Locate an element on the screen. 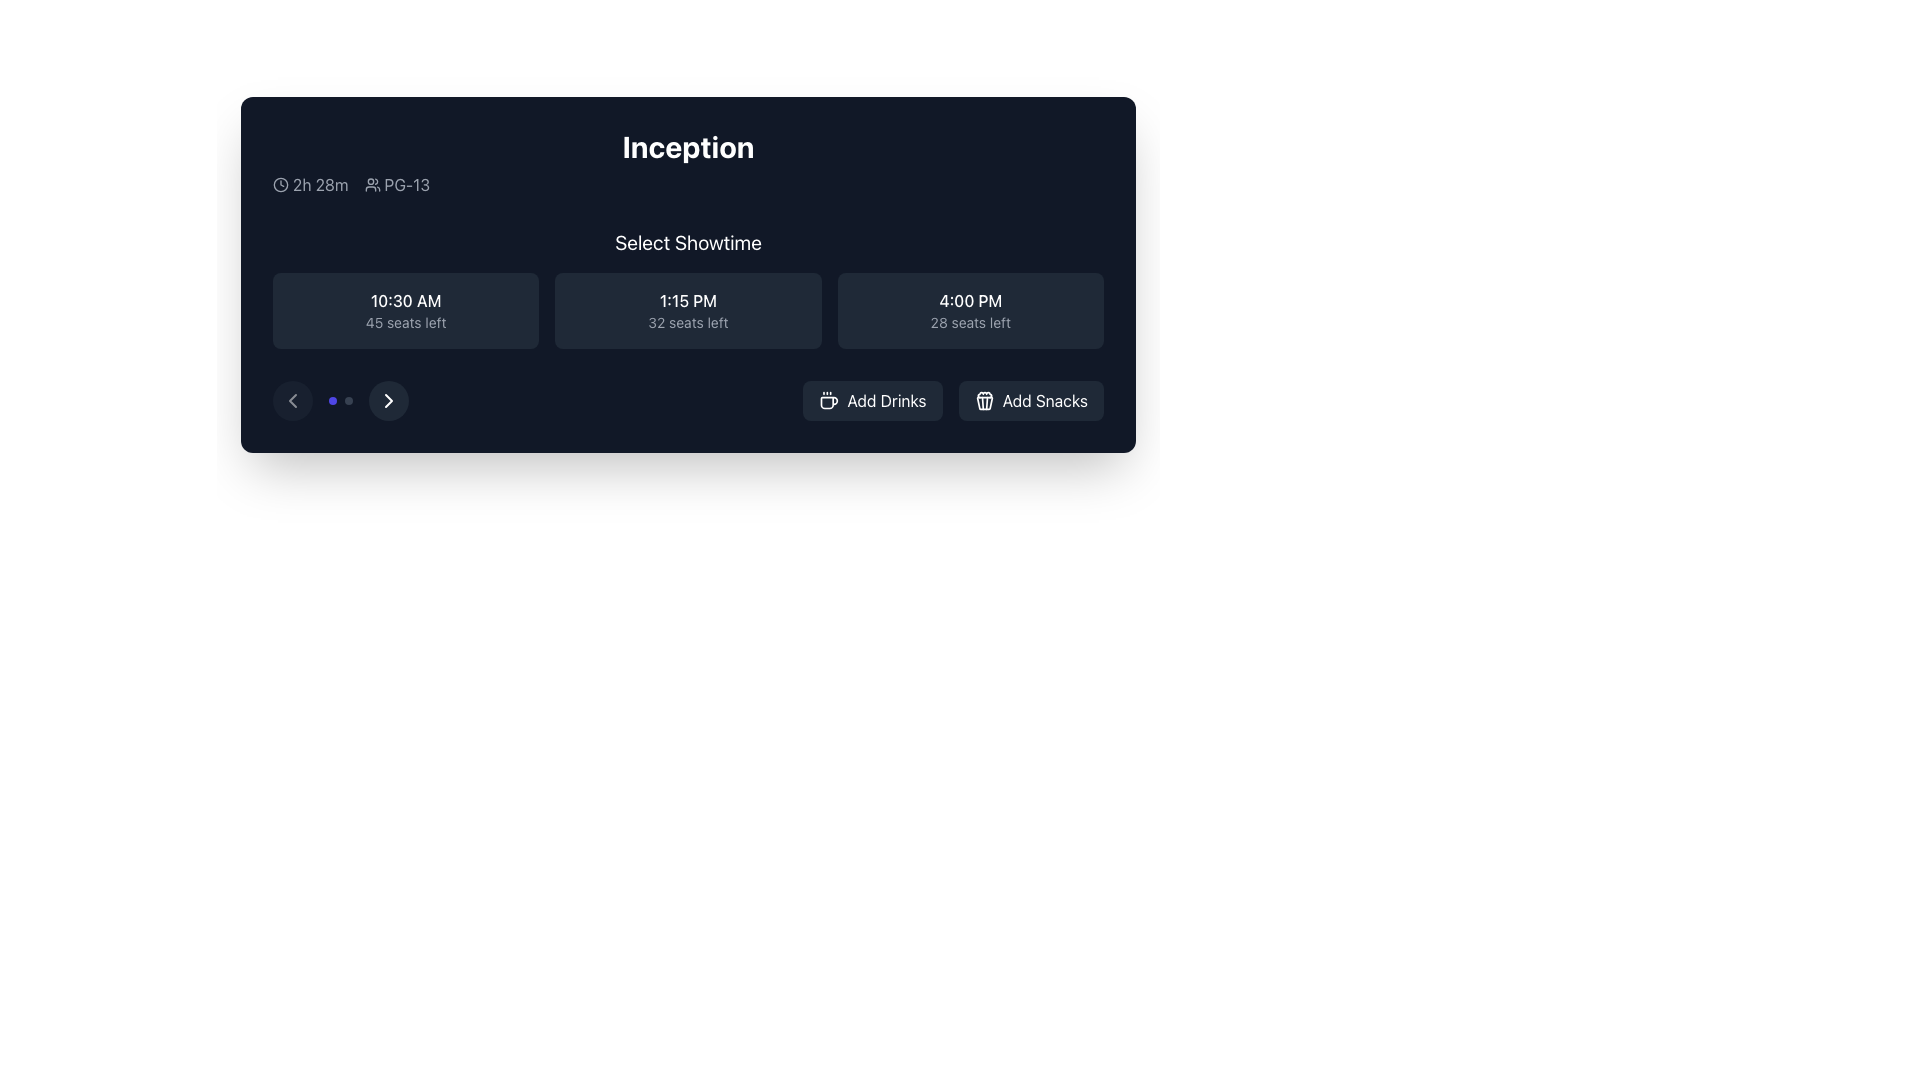 Image resolution: width=1920 pixels, height=1080 pixels. the left-pointing chevron icon located within the circular button in the lower-left corner of the content card is located at coordinates (291, 401).